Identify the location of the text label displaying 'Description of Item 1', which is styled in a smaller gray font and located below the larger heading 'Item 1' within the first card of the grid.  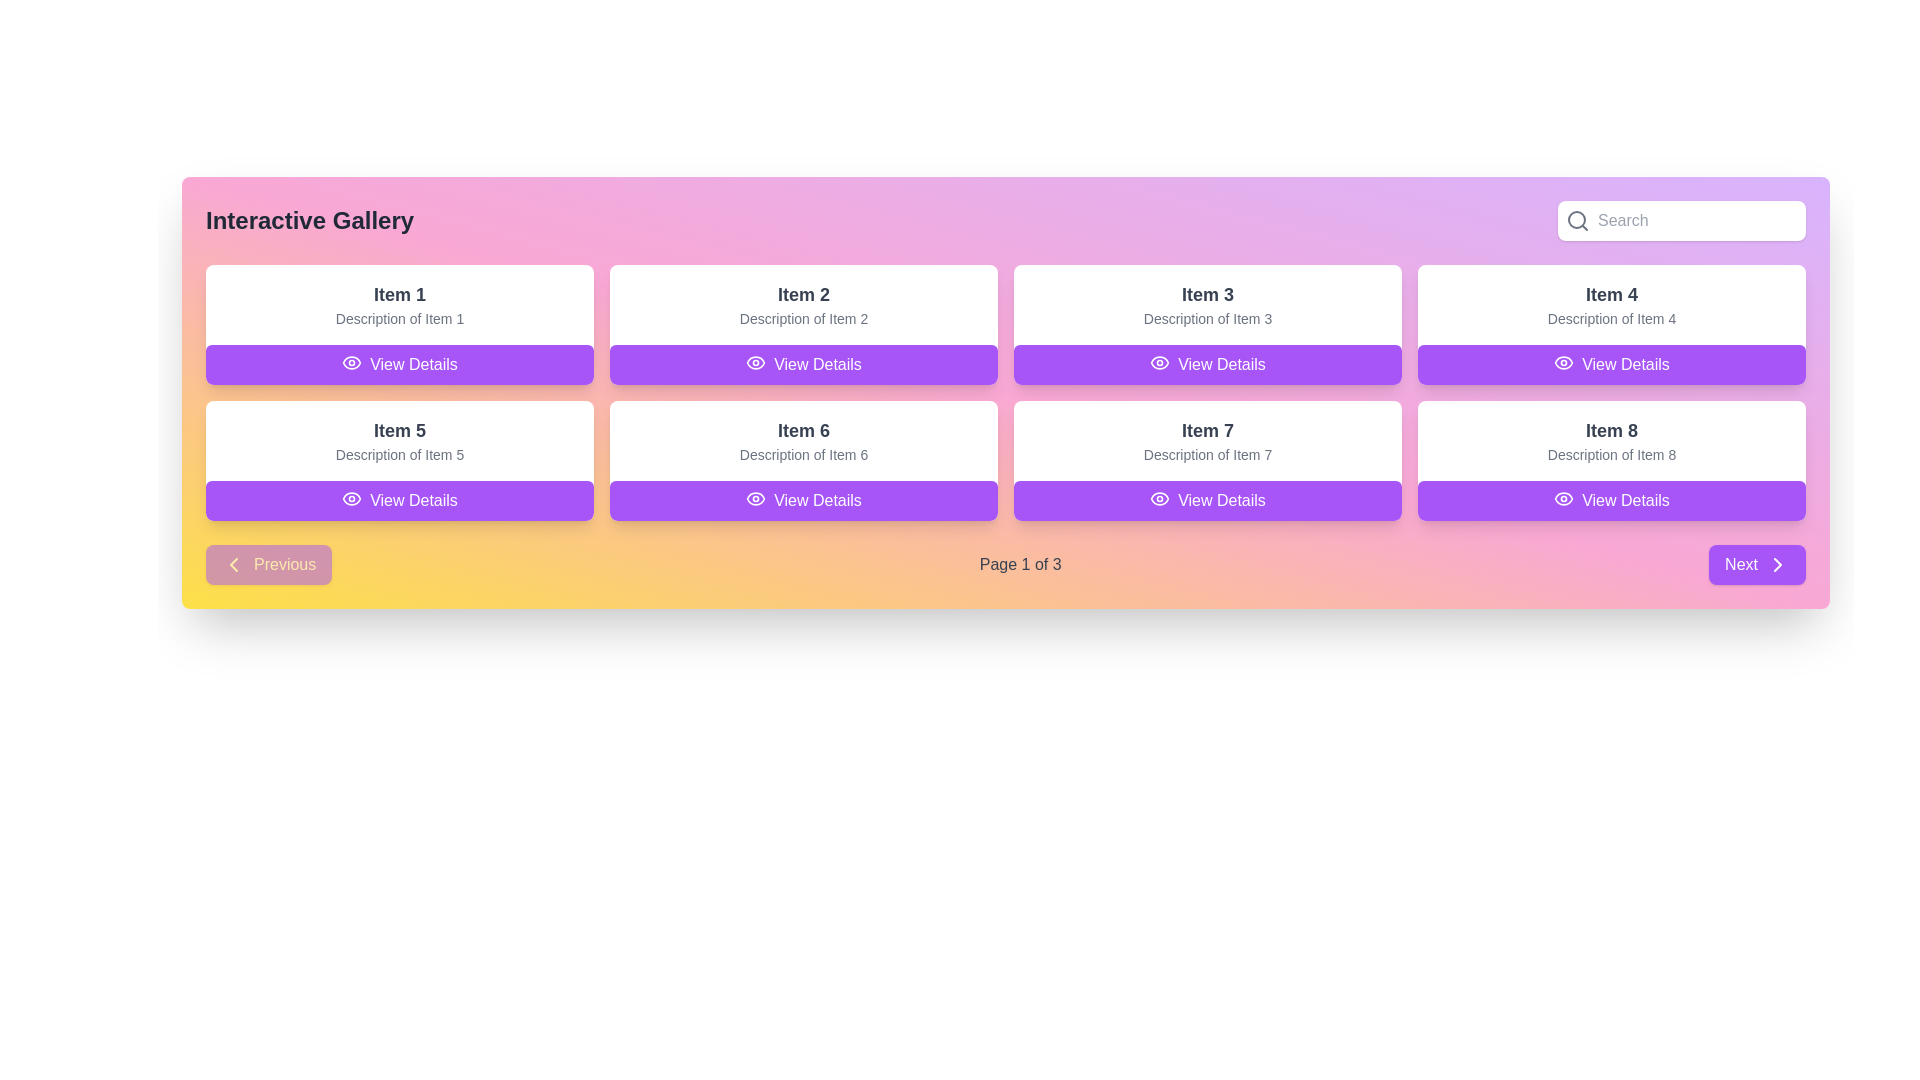
(399, 318).